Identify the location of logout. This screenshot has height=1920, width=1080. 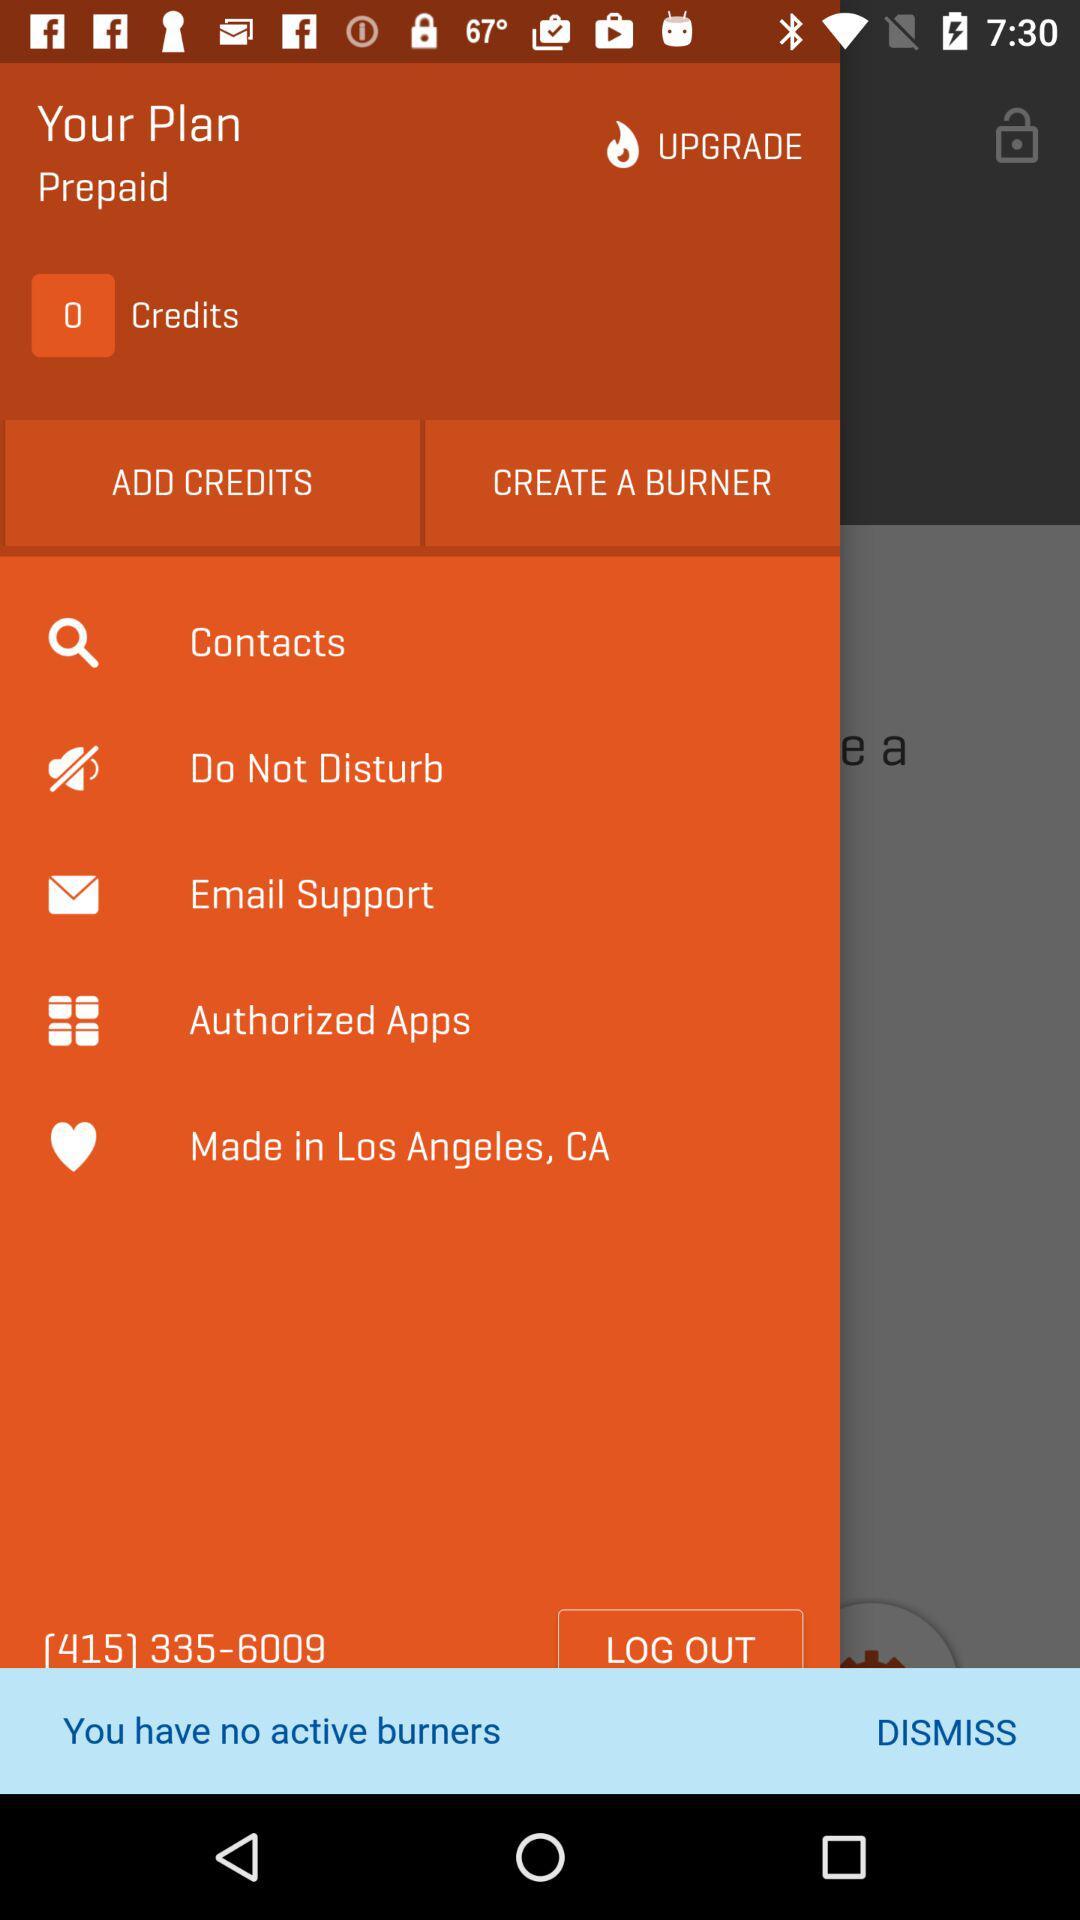
(679, 1649).